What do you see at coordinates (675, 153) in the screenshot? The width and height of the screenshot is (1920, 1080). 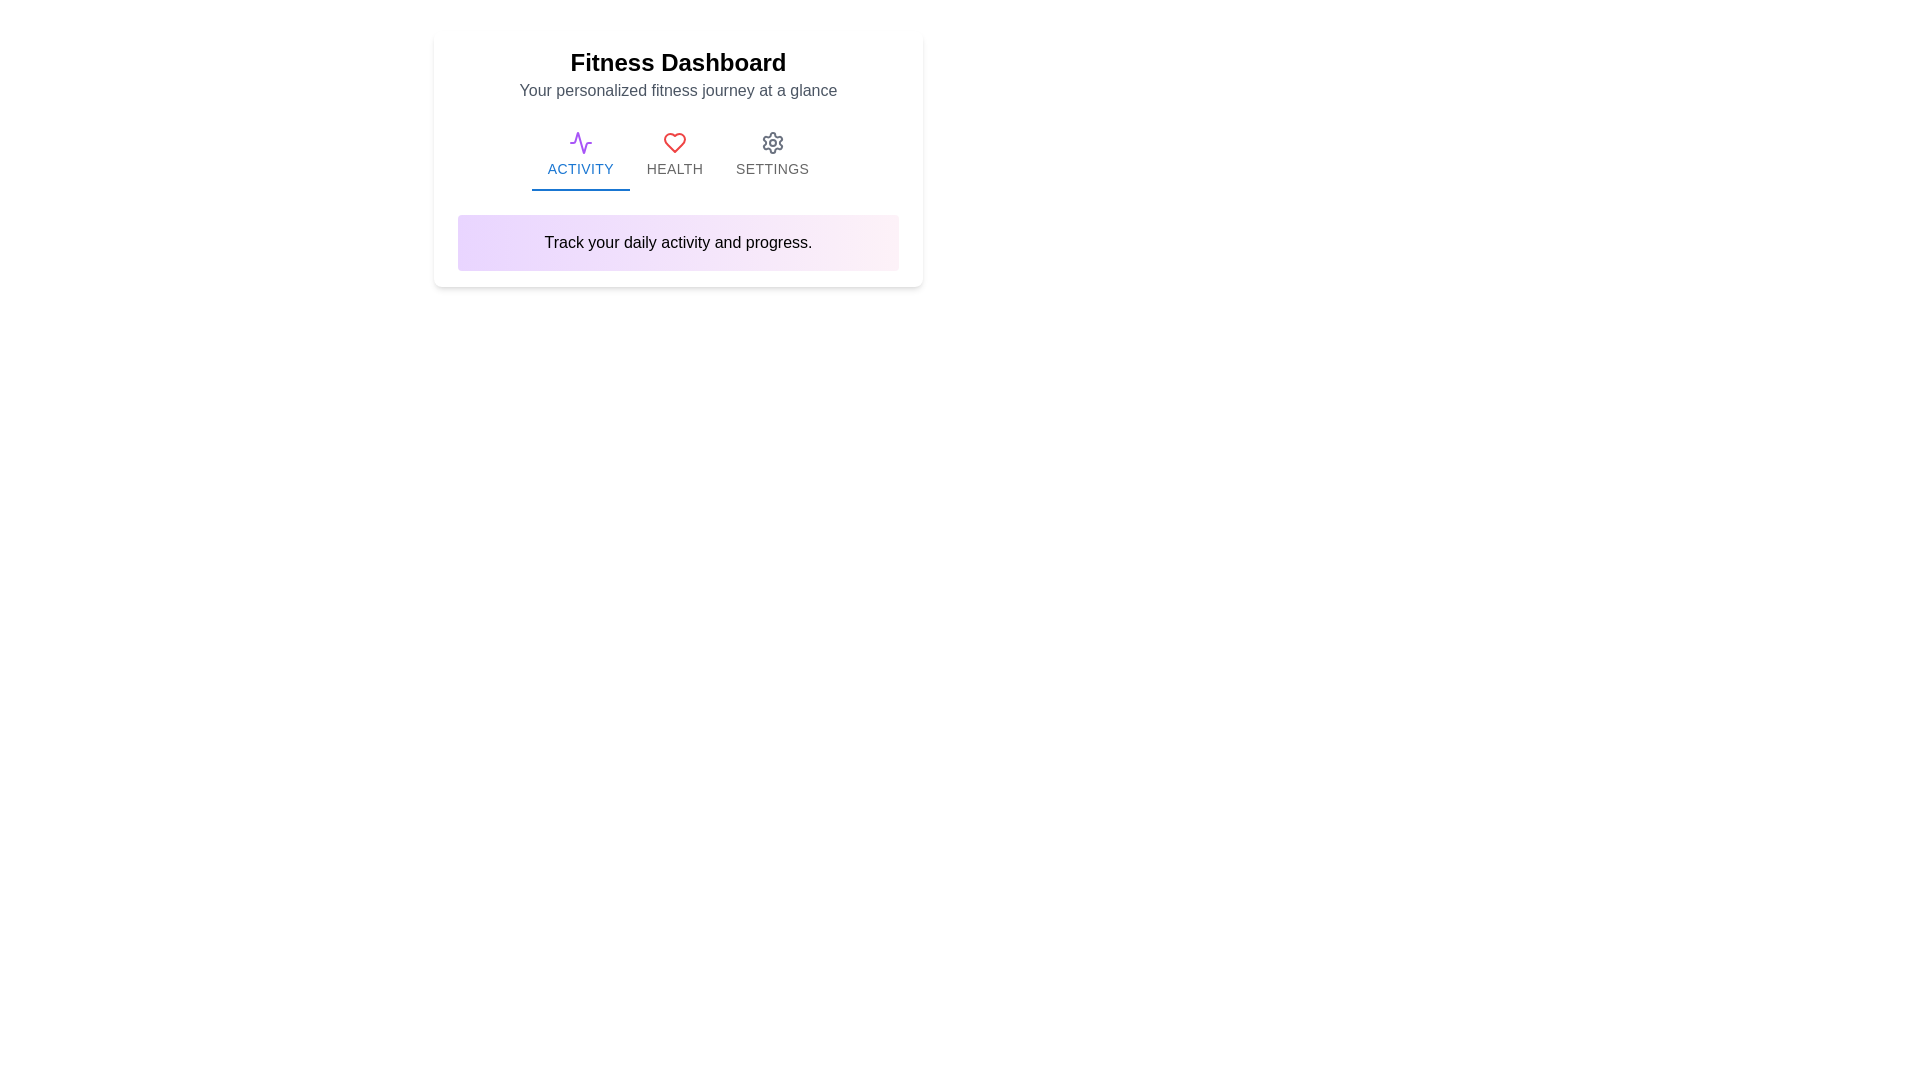 I see `the 'Health' tab` at bounding box center [675, 153].